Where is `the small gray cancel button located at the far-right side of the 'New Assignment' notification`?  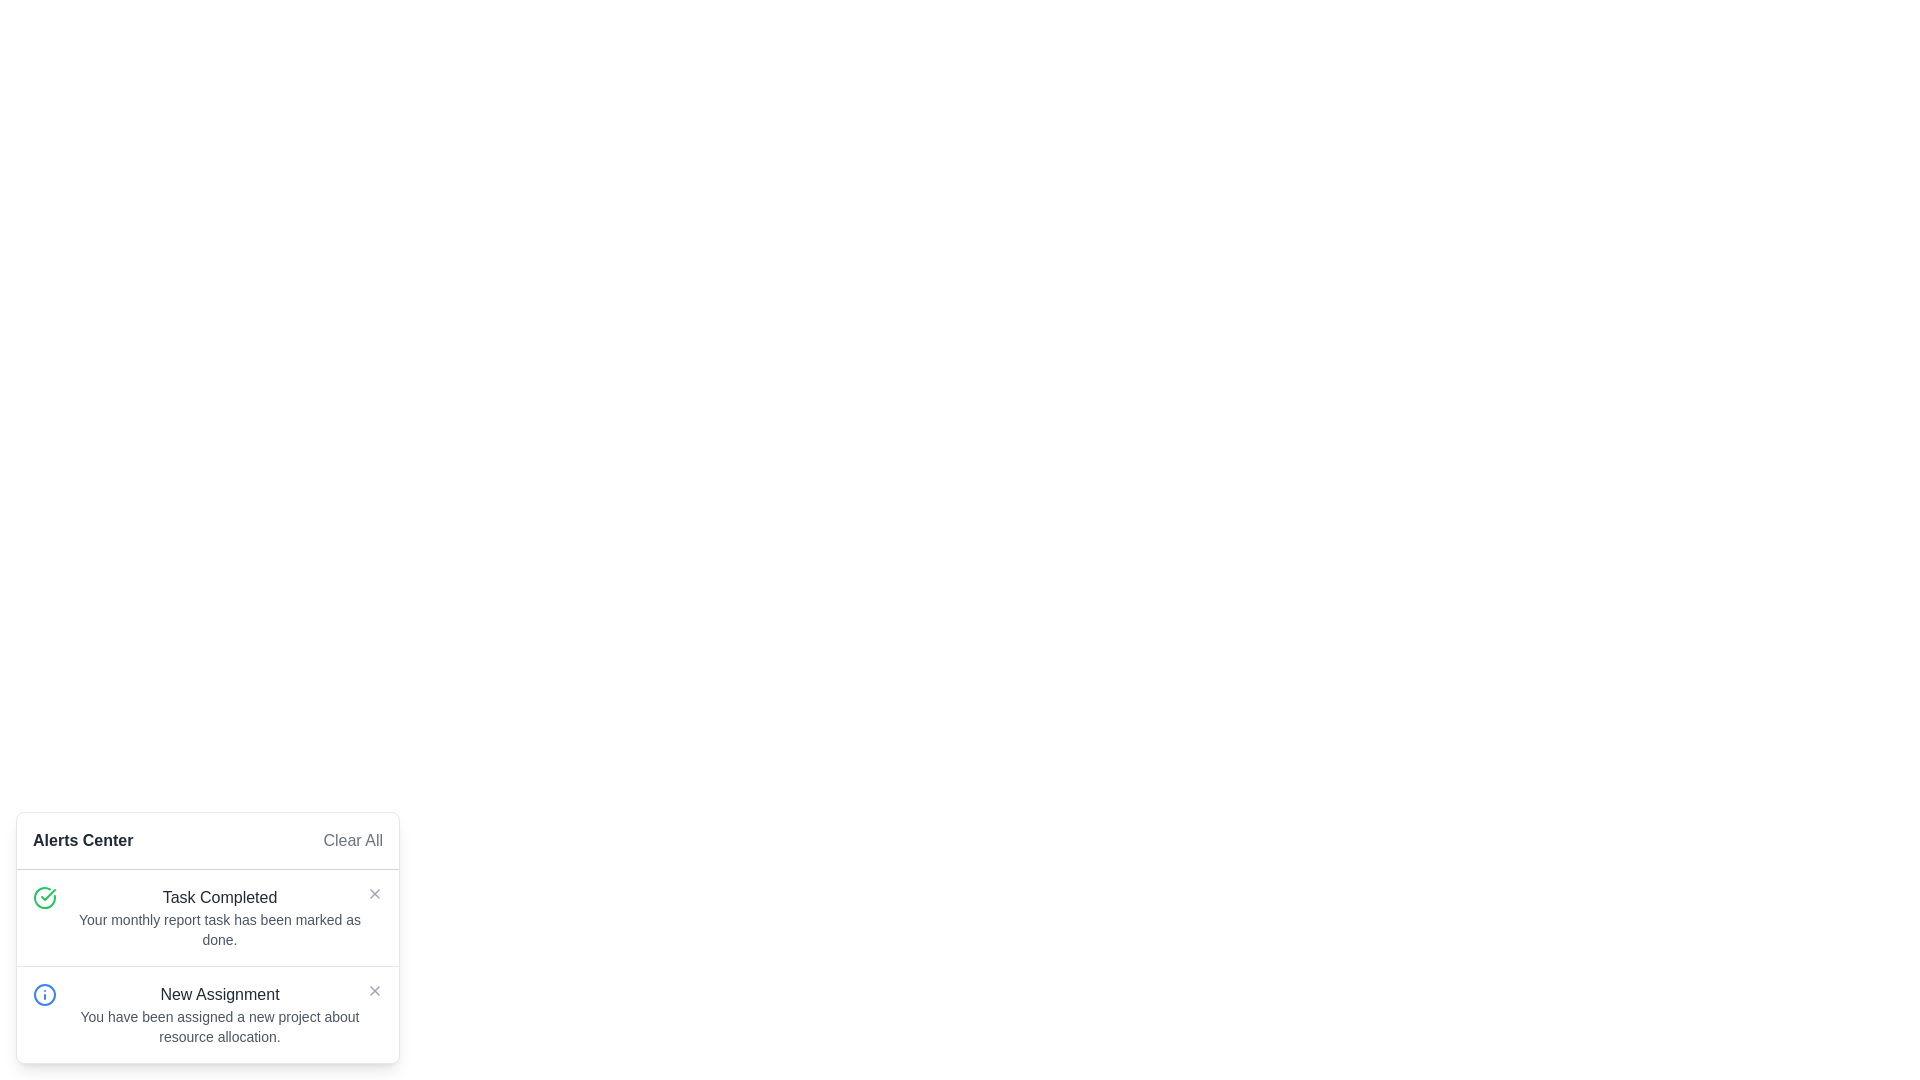
the small gray cancel button located at the far-right side of the 'New Assignment' notification is located at coordinates (374, 991).